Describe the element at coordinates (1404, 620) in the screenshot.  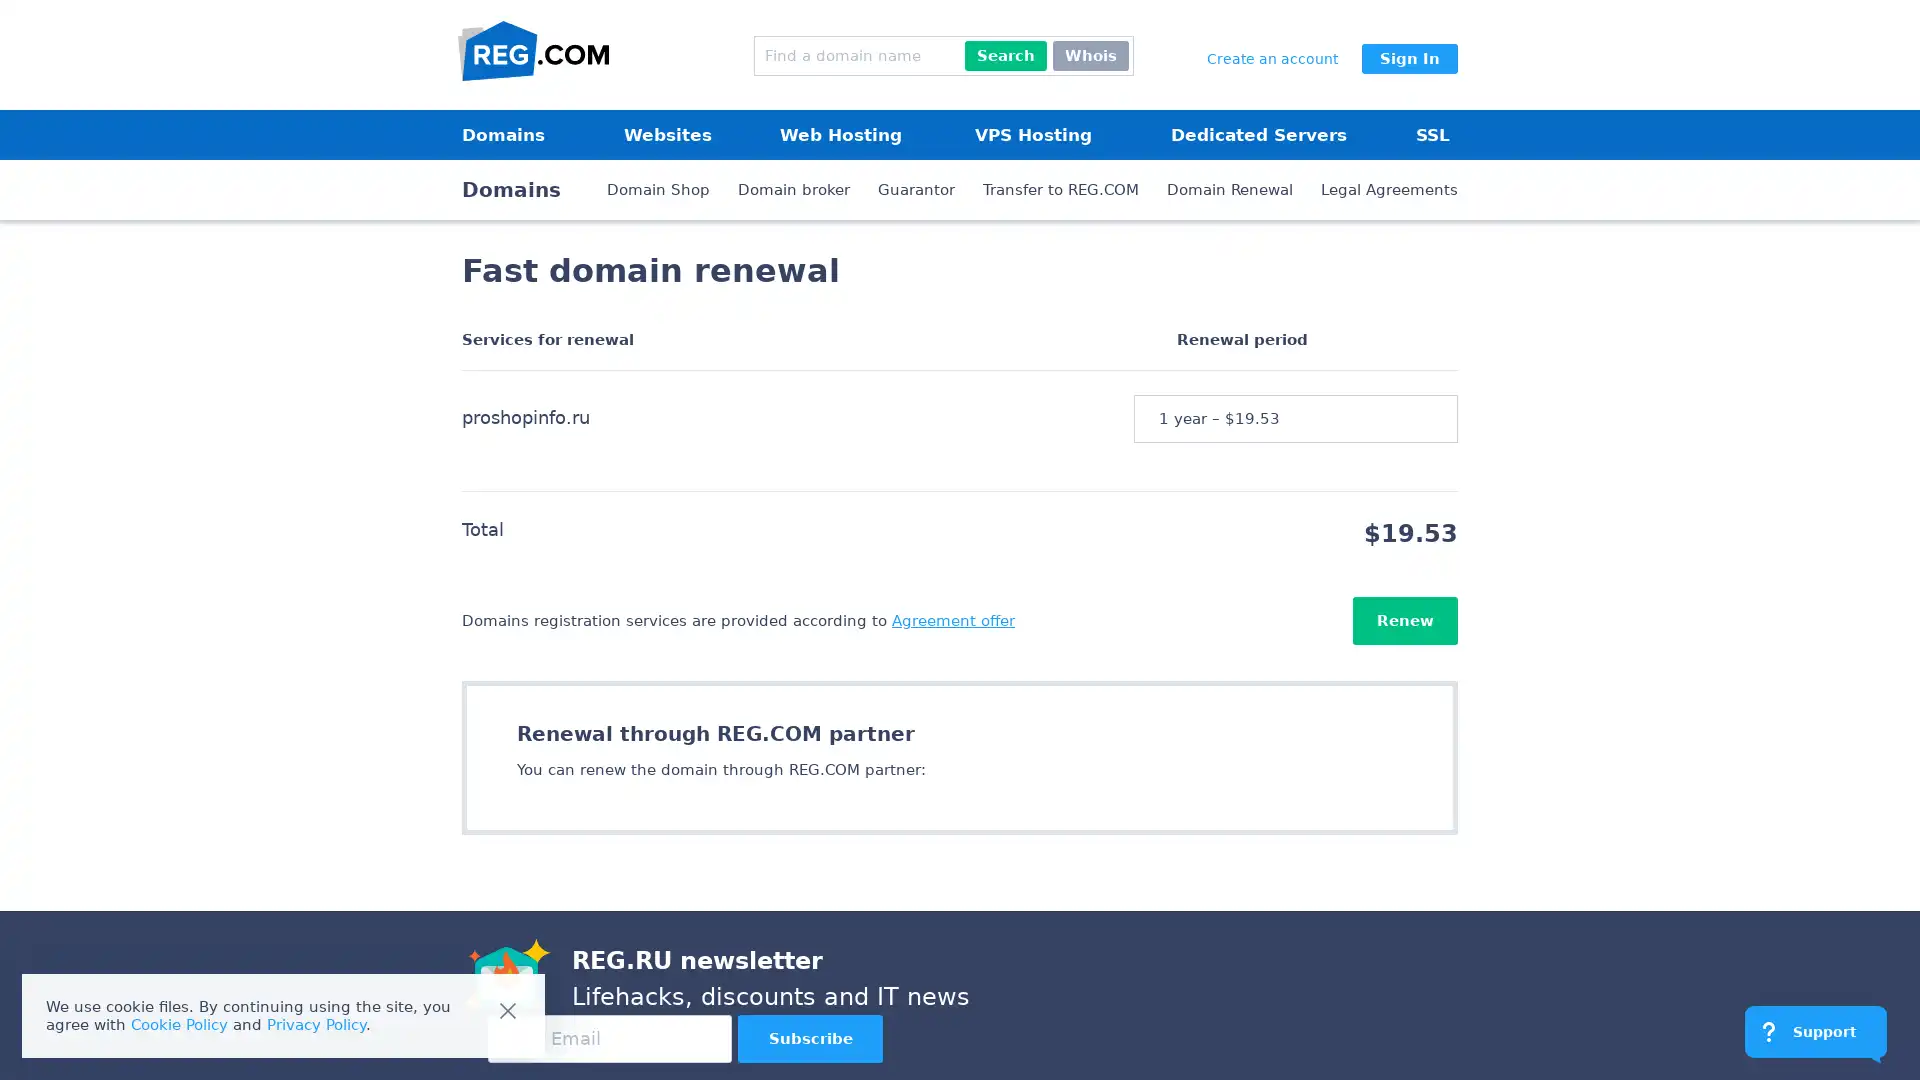
I see `Renew` at that location.